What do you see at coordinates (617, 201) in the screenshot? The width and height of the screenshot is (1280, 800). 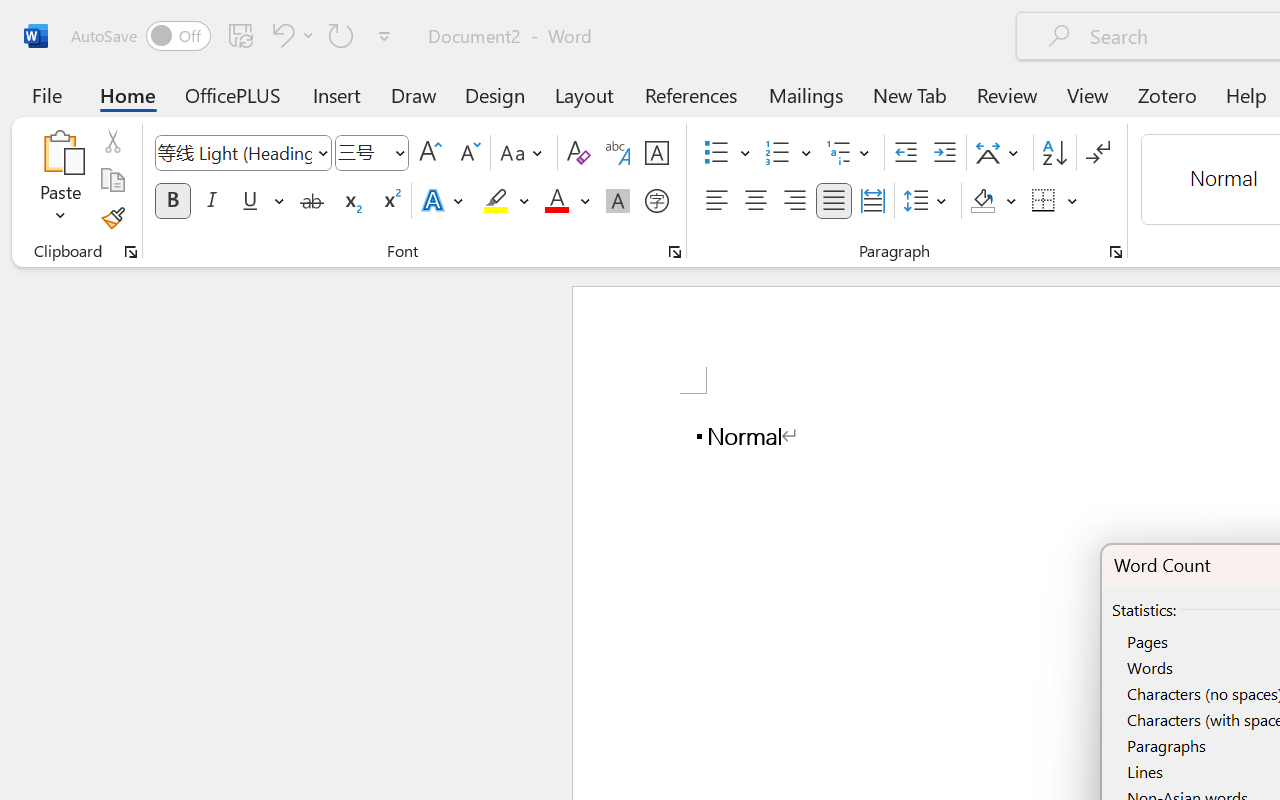 I see `'Character Shading'` at bounding box center [617, 201].